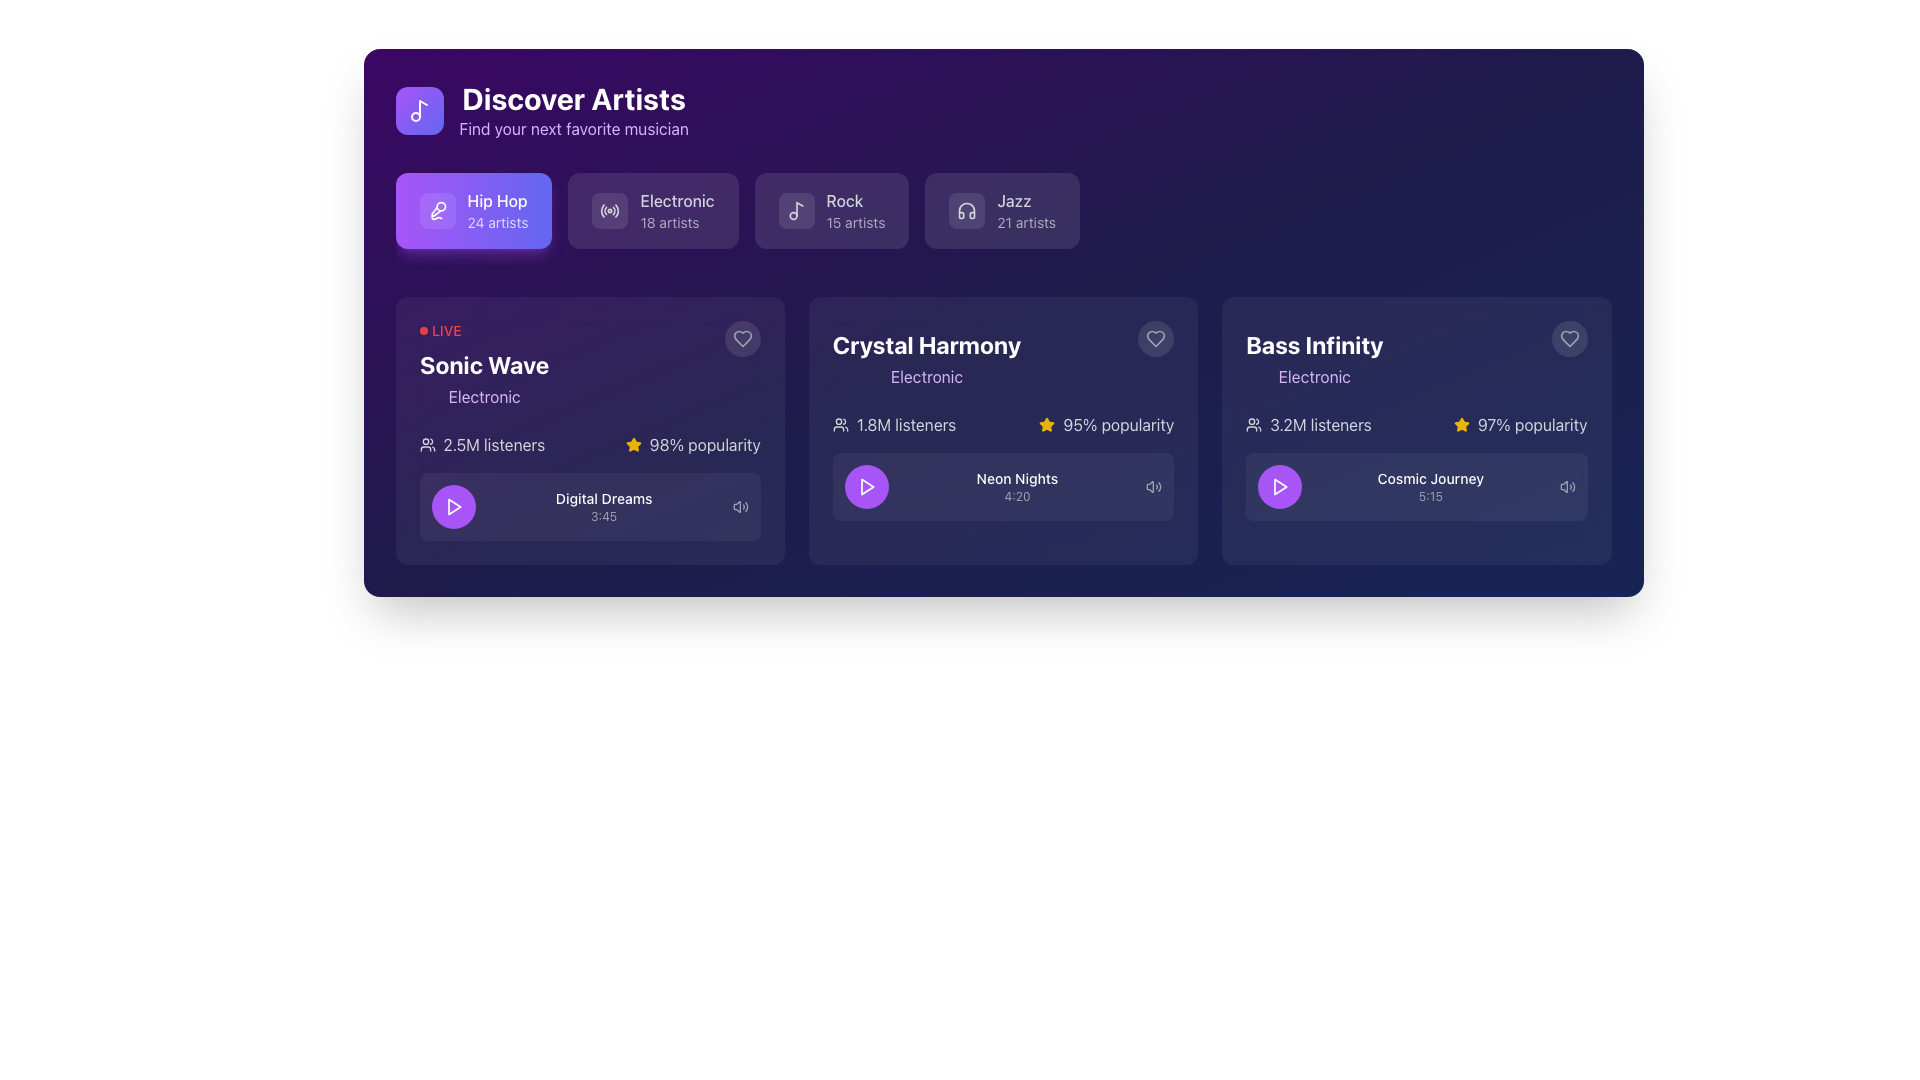  What do you see at coordinates (1568, 338) in the screenshot?
I see `the heart icon located at the top right corner of the 'Bass Infinity' card` at bounding box center [1568, 338].